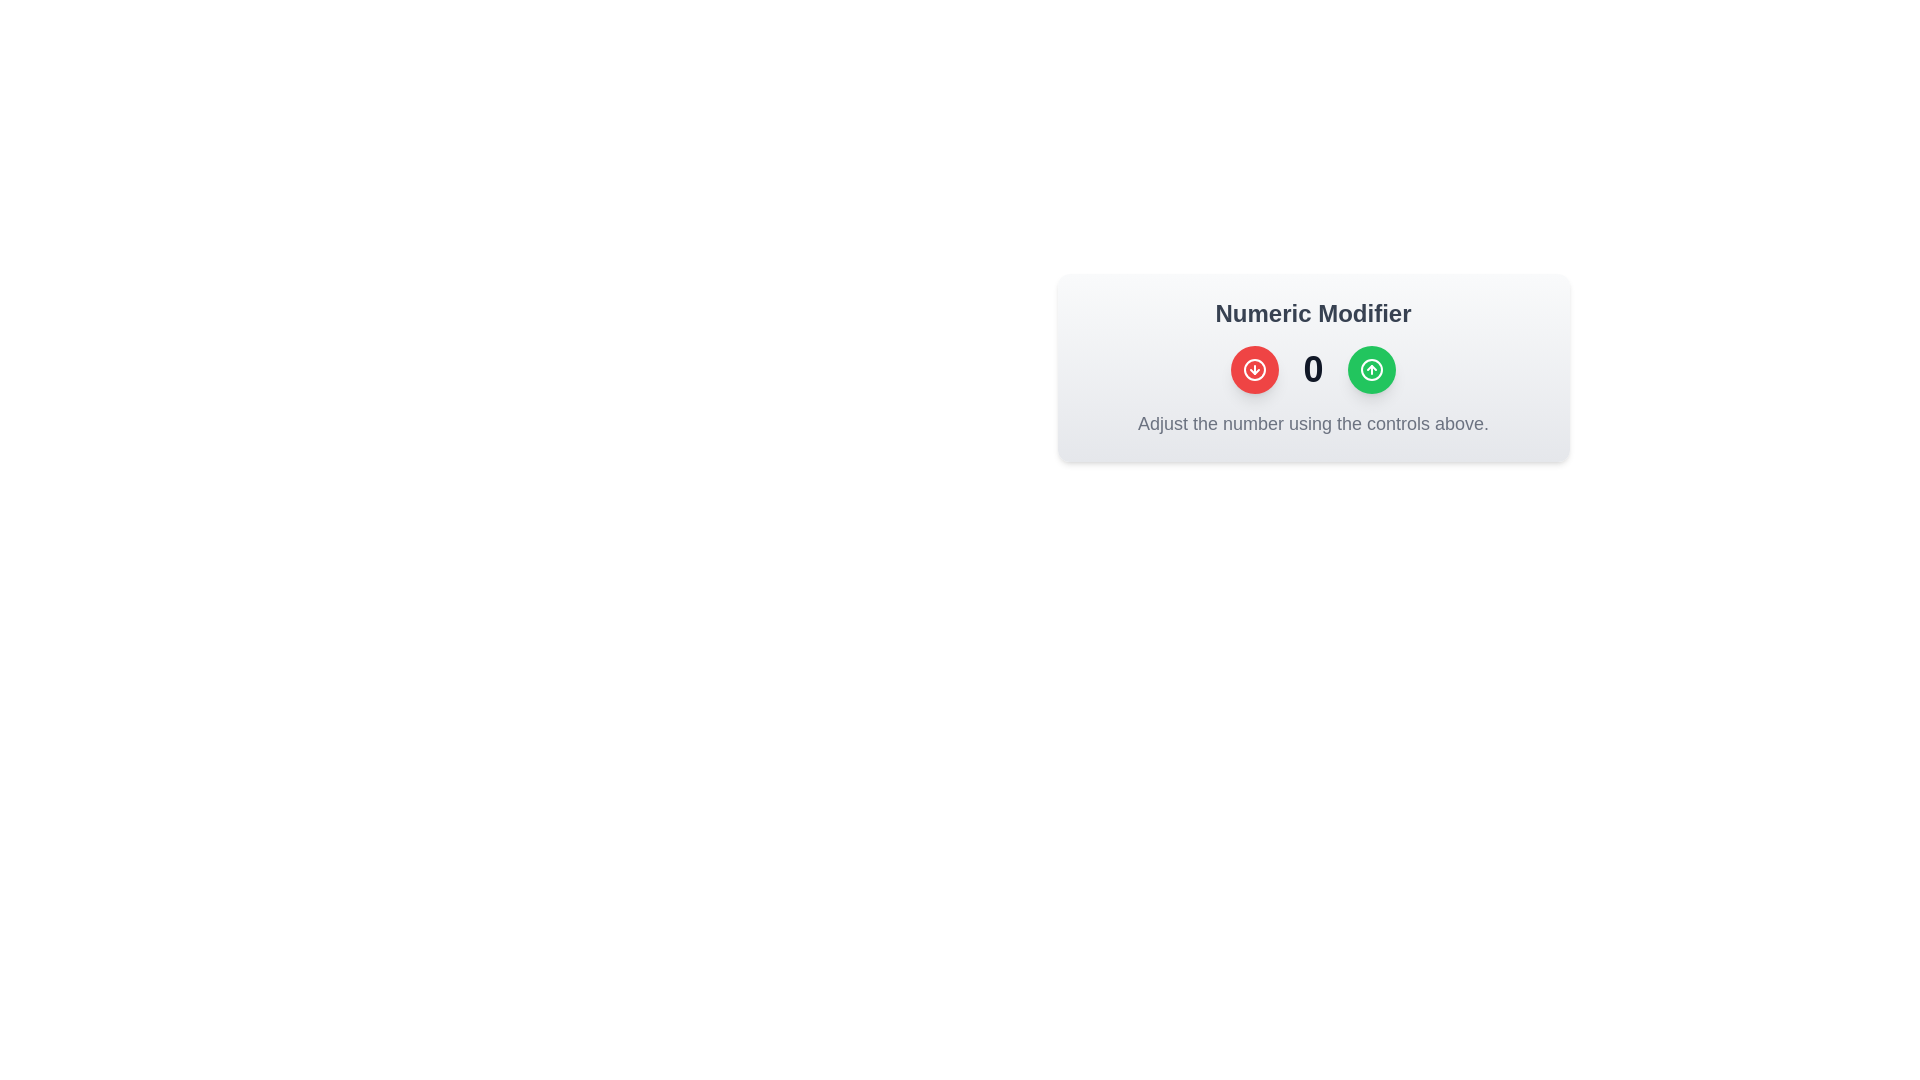 The image size is (1920, 1080). I want to click on the SVG graphical element (circle) that resembles an upward-pointing arrow, which is part of a numeric modifier interface near the green confirmation button, so click(1370, 370).